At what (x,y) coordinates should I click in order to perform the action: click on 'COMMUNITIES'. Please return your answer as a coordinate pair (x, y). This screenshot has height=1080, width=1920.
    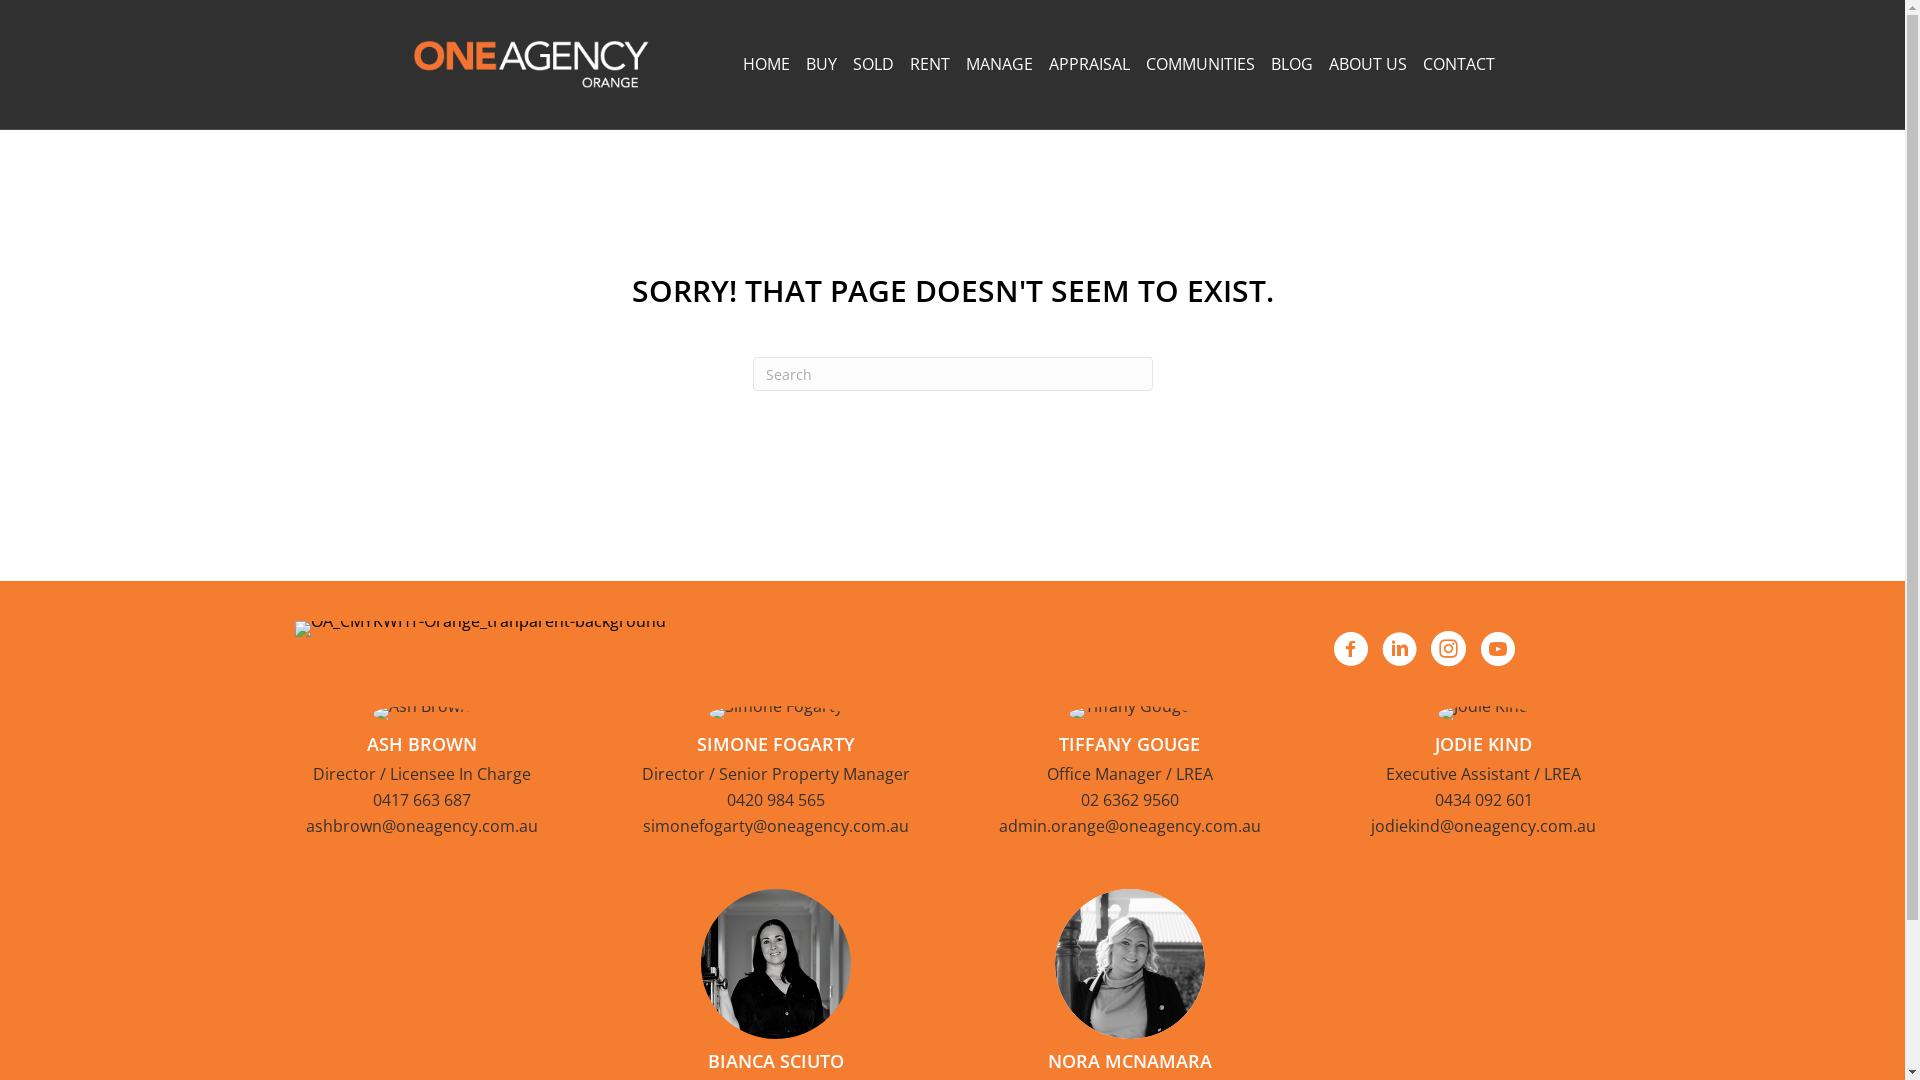
    Looking at the image, I should click on (1200, 63).